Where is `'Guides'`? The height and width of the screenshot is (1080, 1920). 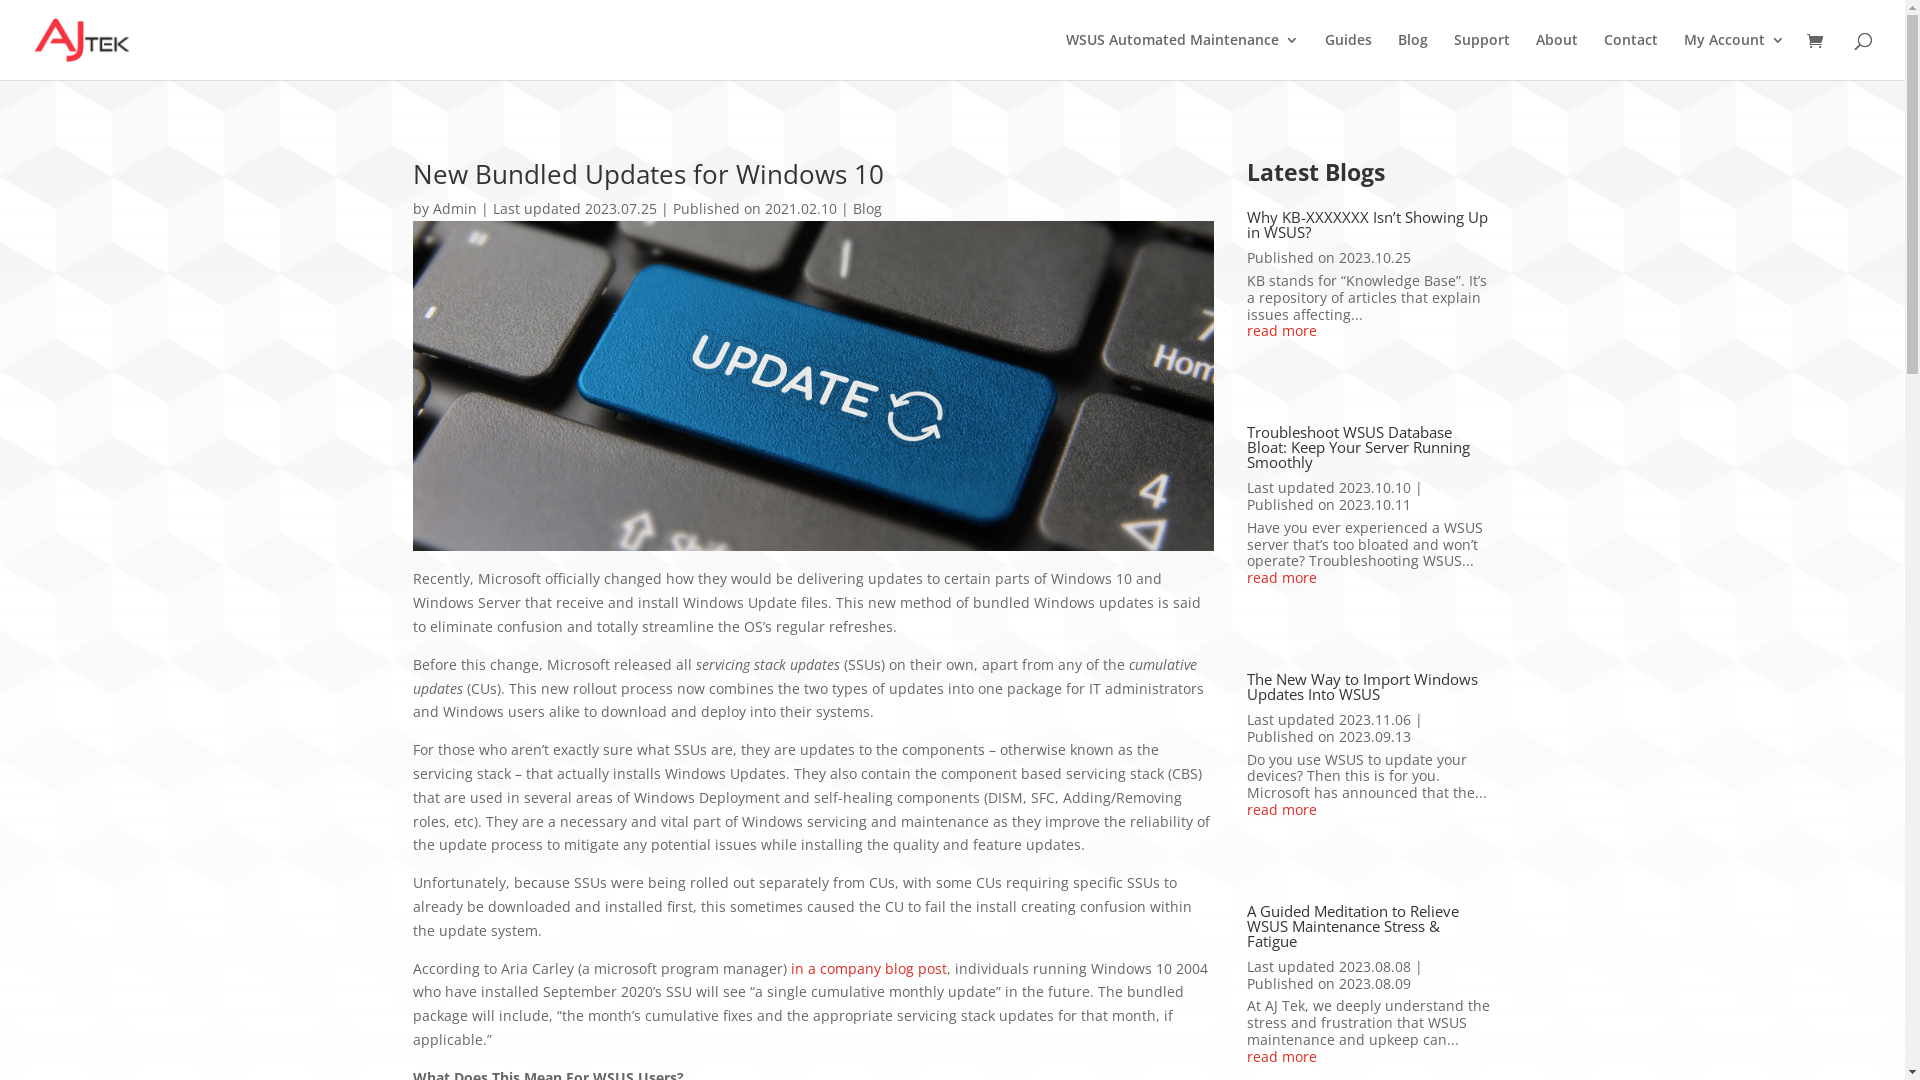 'Guides' is located at coordinates (1348, 55).